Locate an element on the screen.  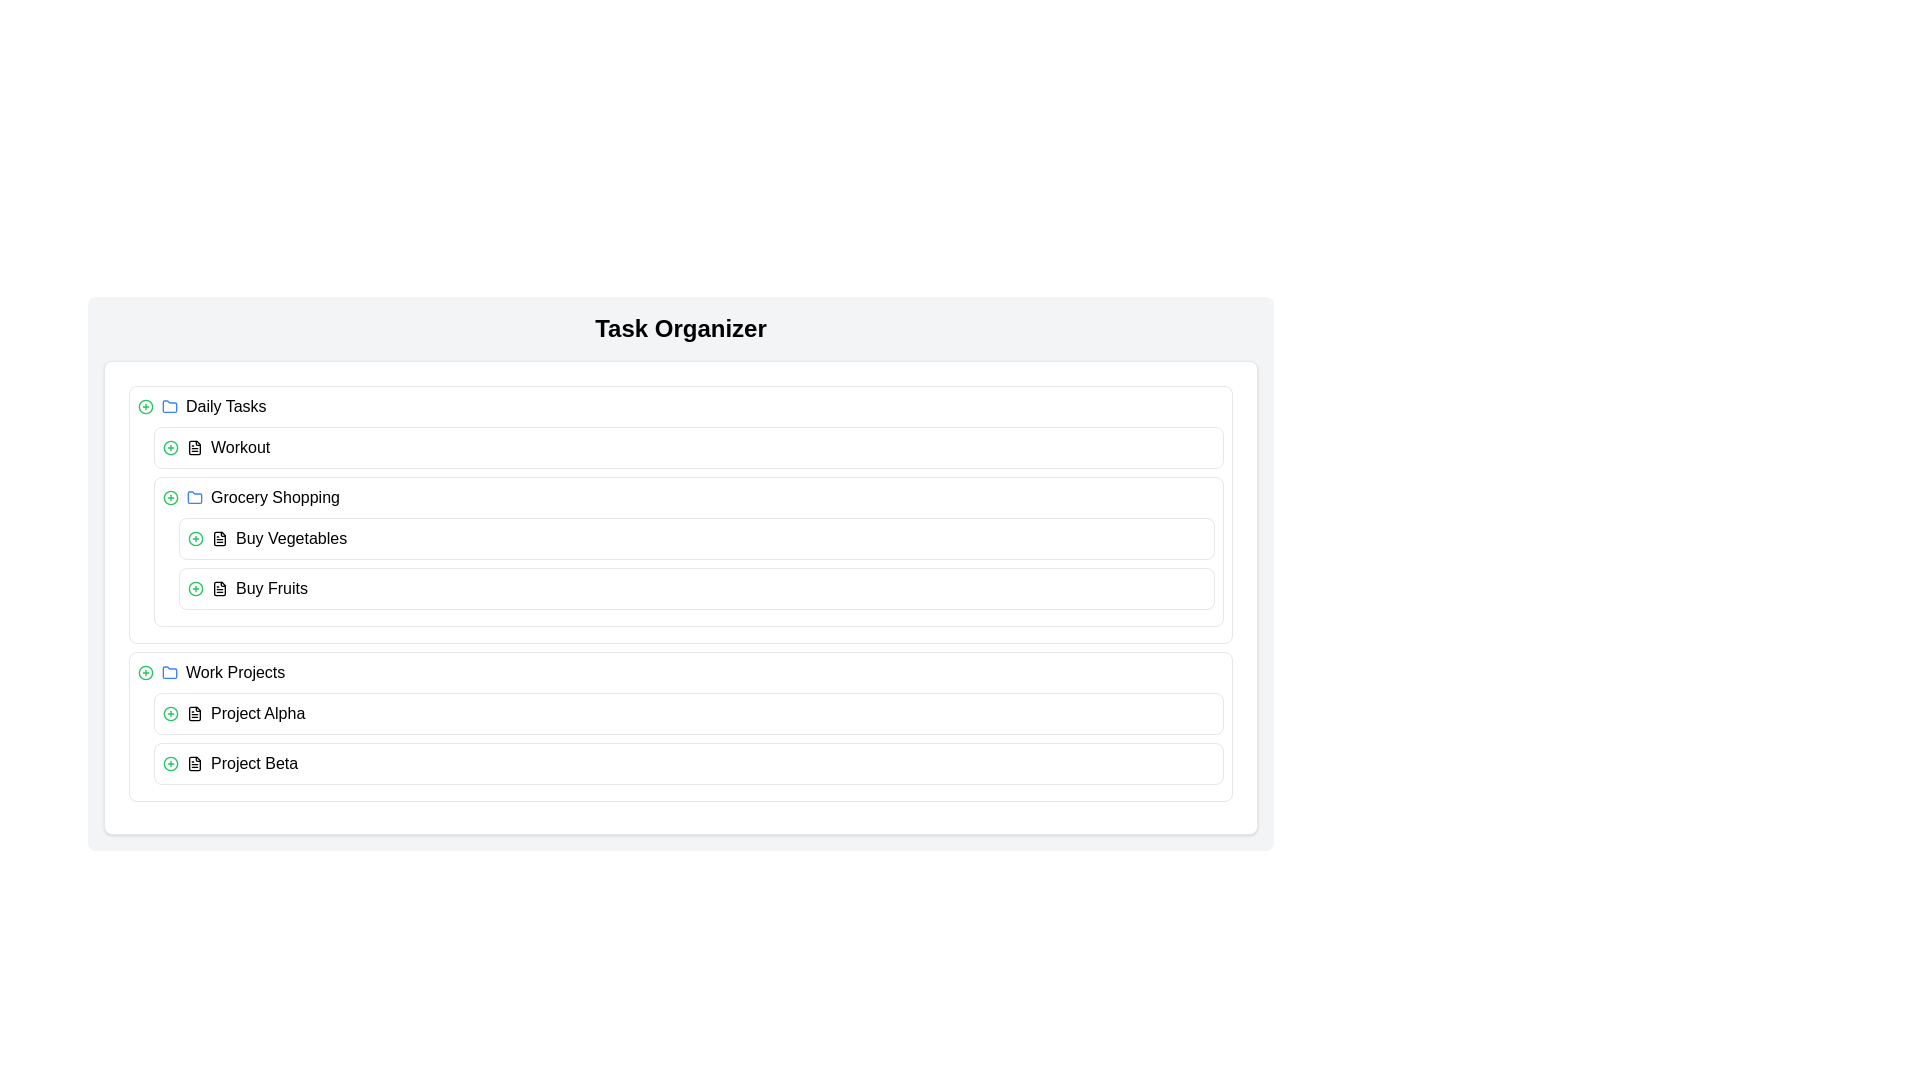
the list item entry labeled 'Buy Fruits' which is the second item under the 'Grocery Shopping' section is located at coordinates (696, 588).